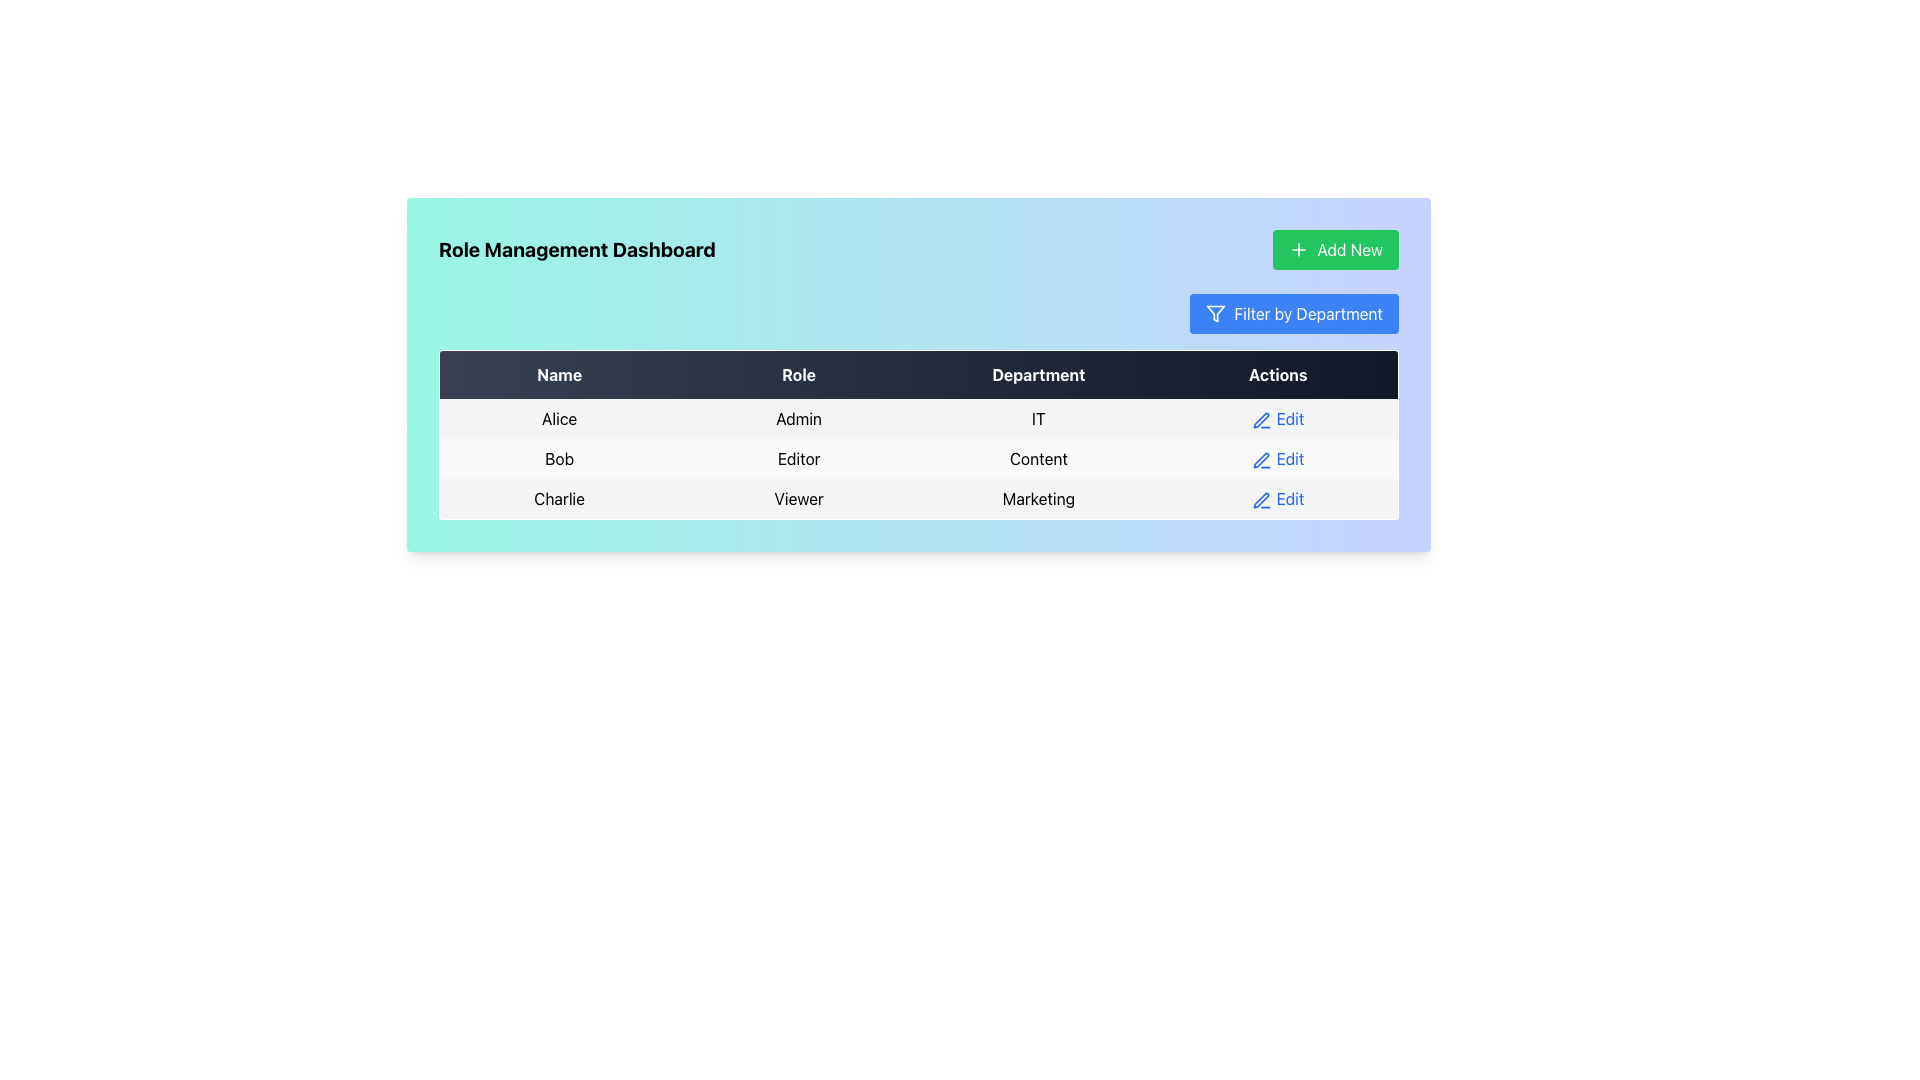  I want to click on the non-interactive label indicating the department name in the third row of the table under the 'Department' column, so click(1038, 498).